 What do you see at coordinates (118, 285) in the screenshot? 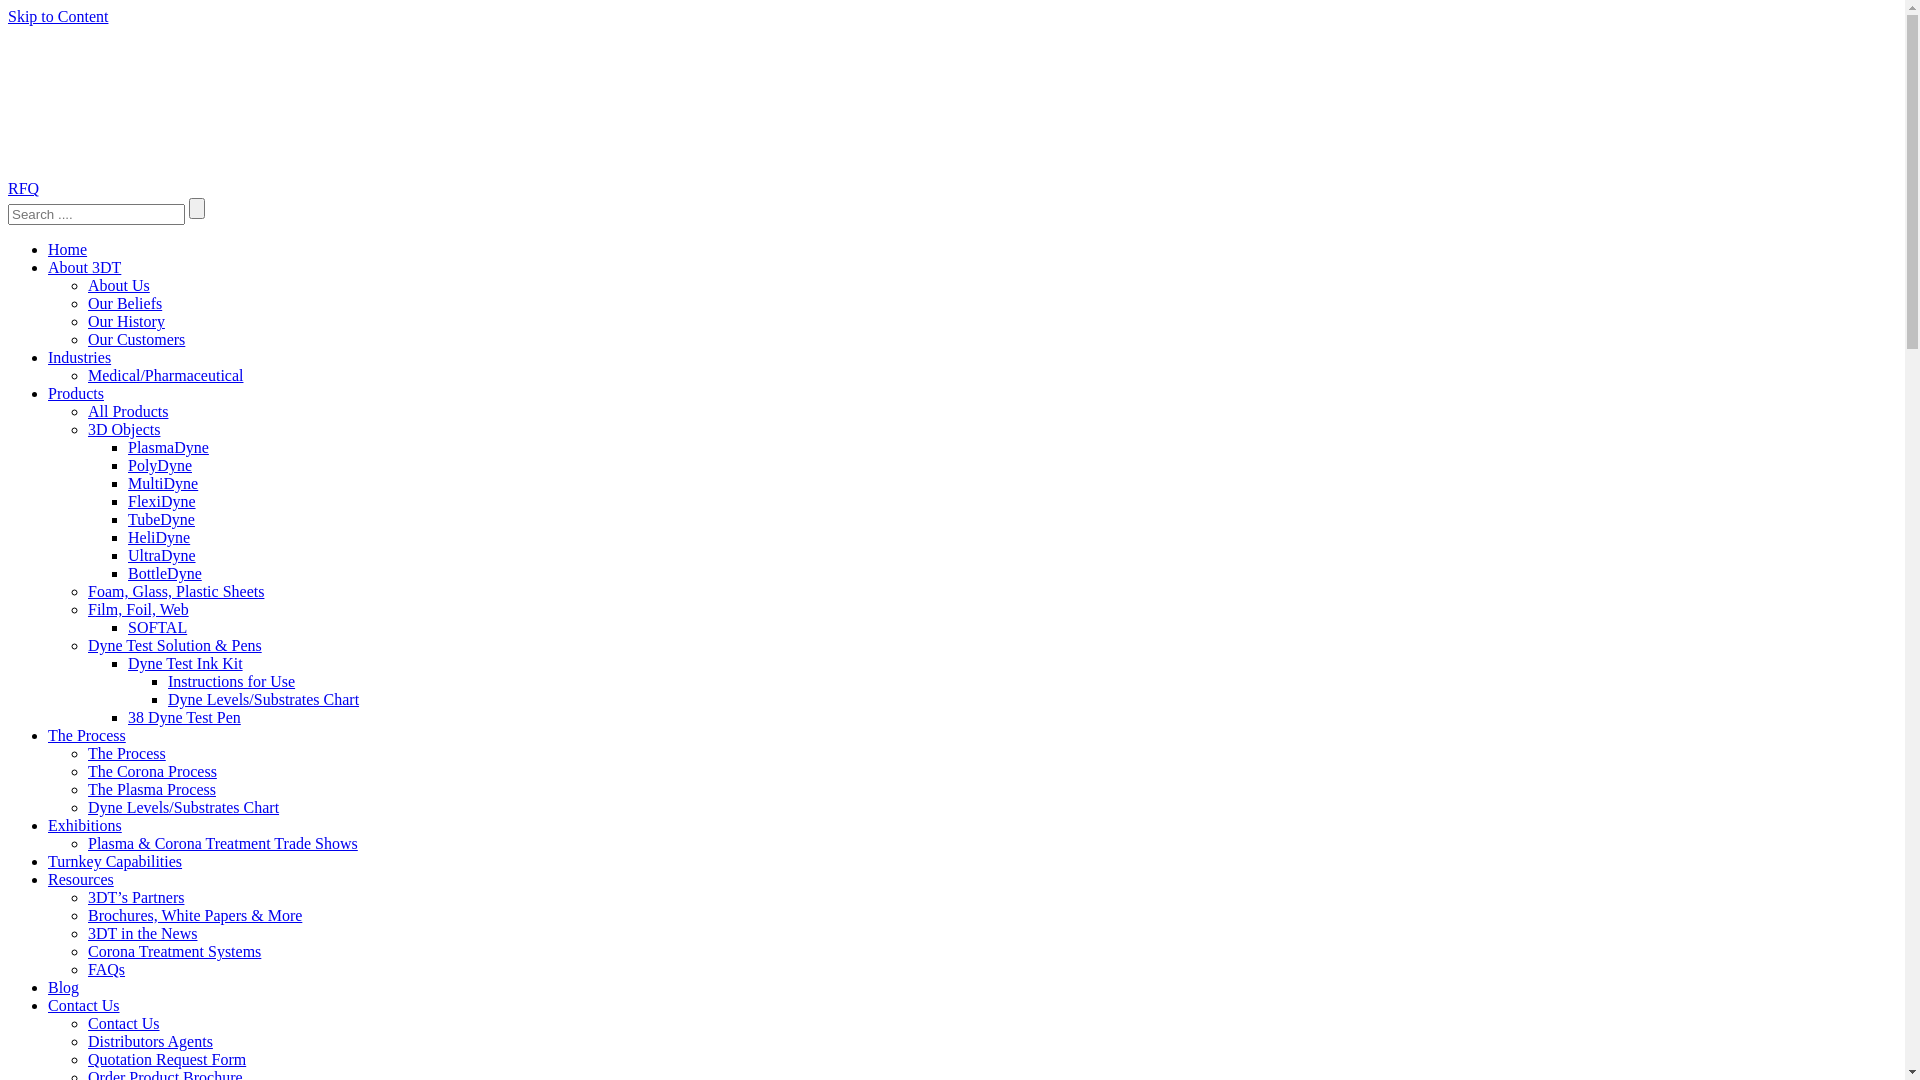
I see `'About Us'` at bounding box center [118, 285].